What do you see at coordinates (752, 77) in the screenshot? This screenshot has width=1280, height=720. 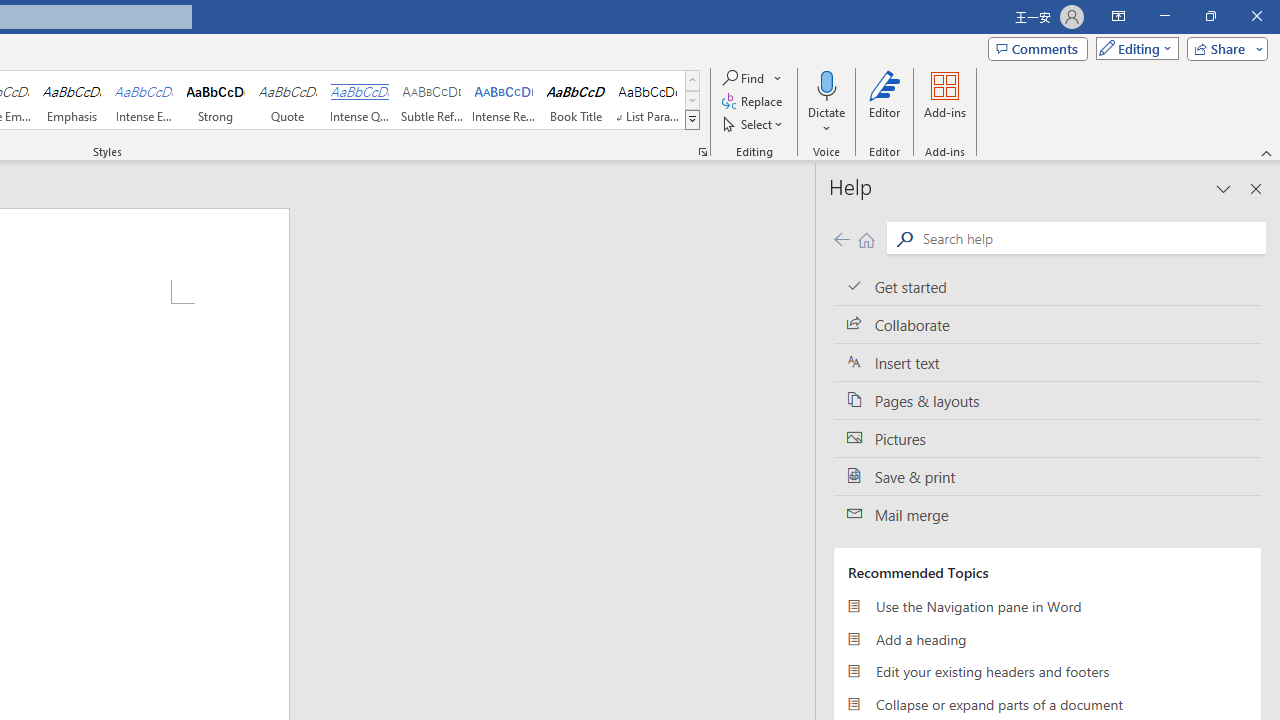 I see `'Find'` at bounding box center [752, 77].